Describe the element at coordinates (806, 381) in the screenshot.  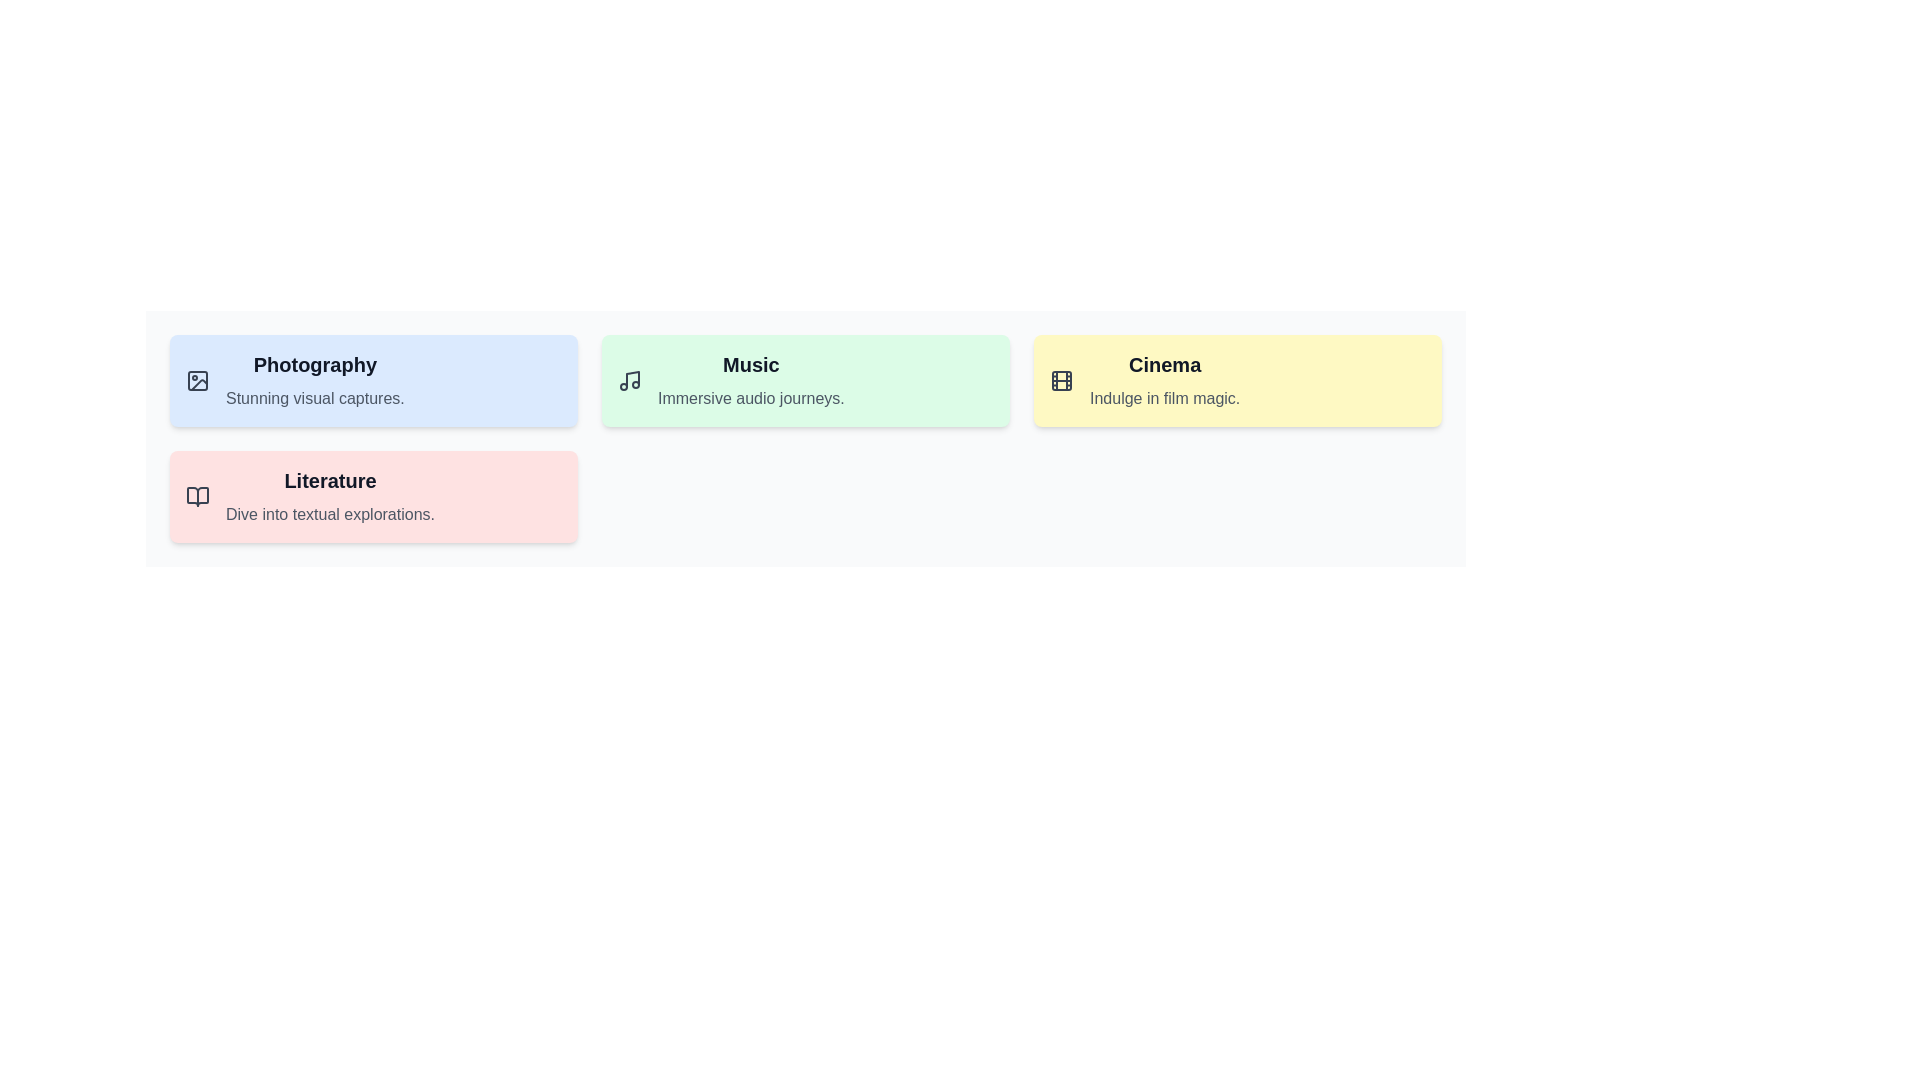
I see `the 'Music' category tile, which is the second item in a grid of four, located in the center-right area of the grid` at that location.